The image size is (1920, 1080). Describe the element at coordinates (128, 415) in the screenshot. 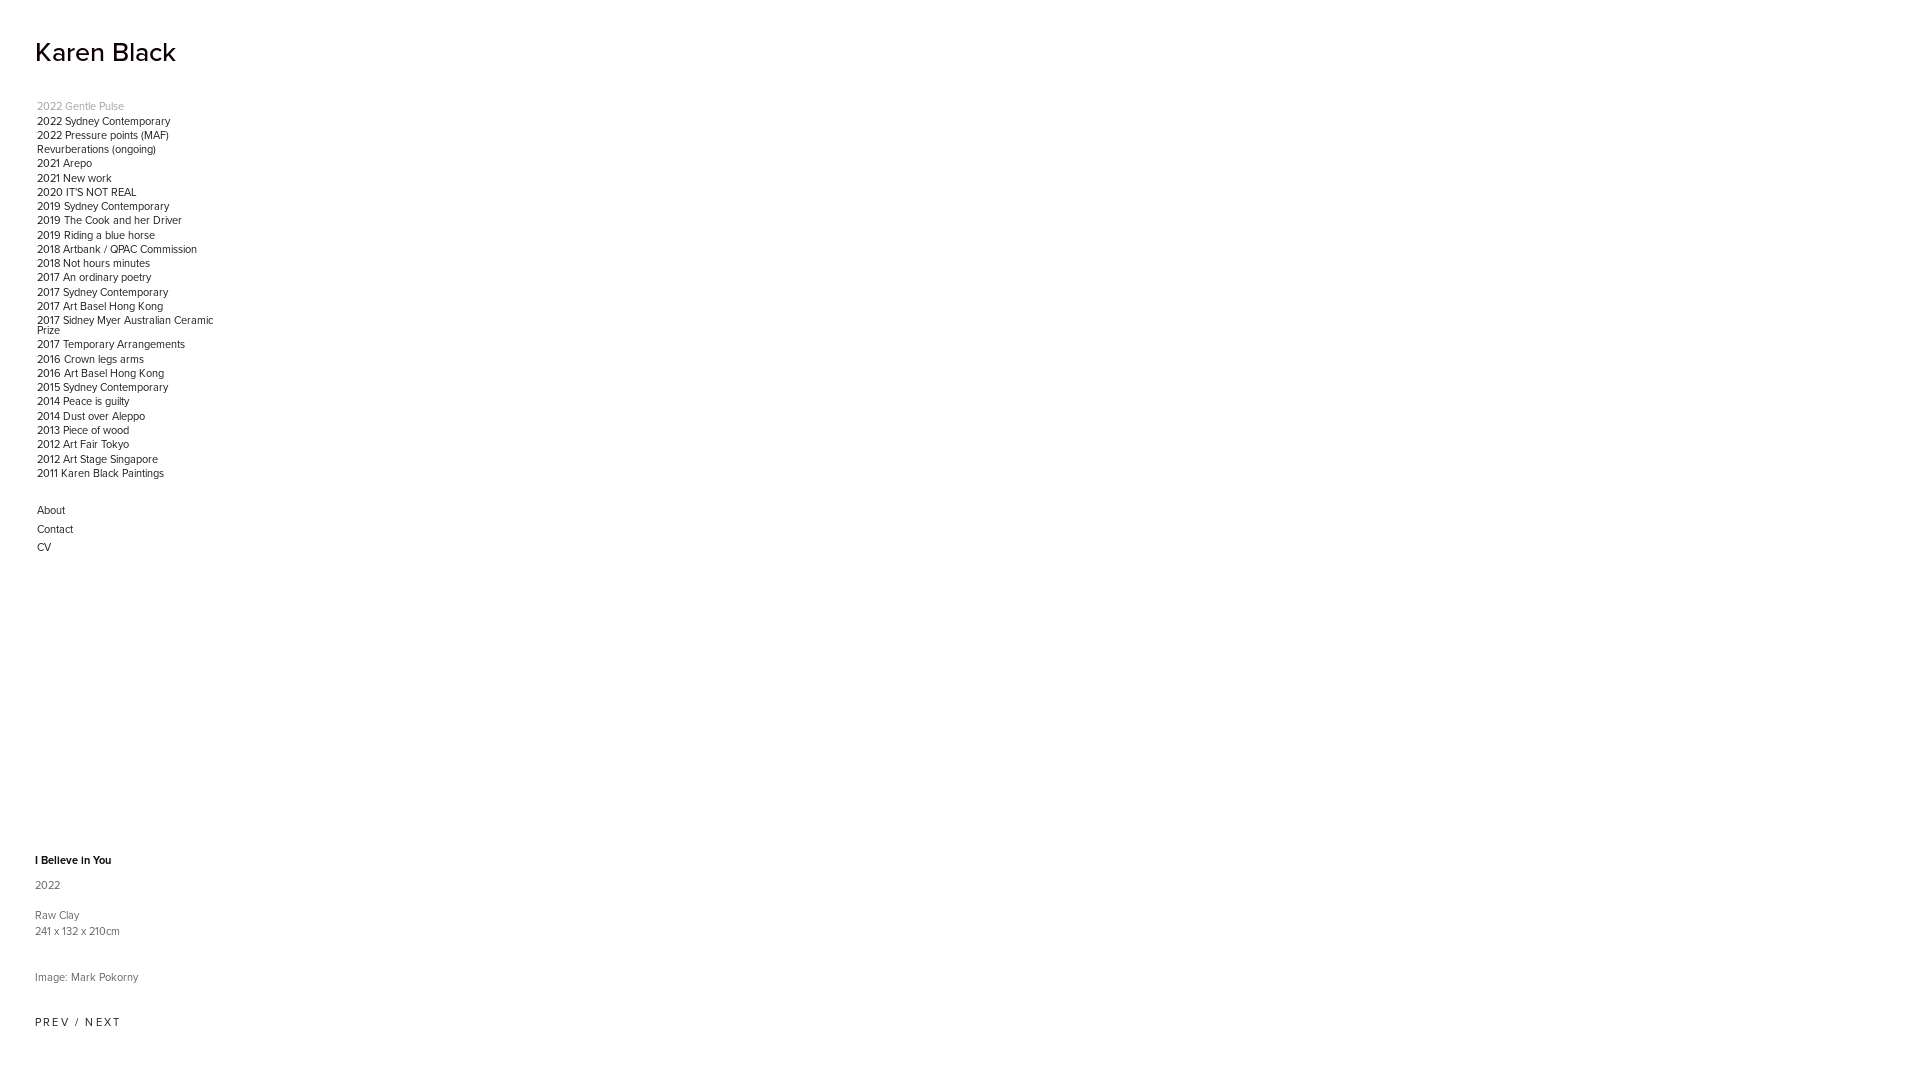

I see `'2014 Dust over Aleppo'` at that location.